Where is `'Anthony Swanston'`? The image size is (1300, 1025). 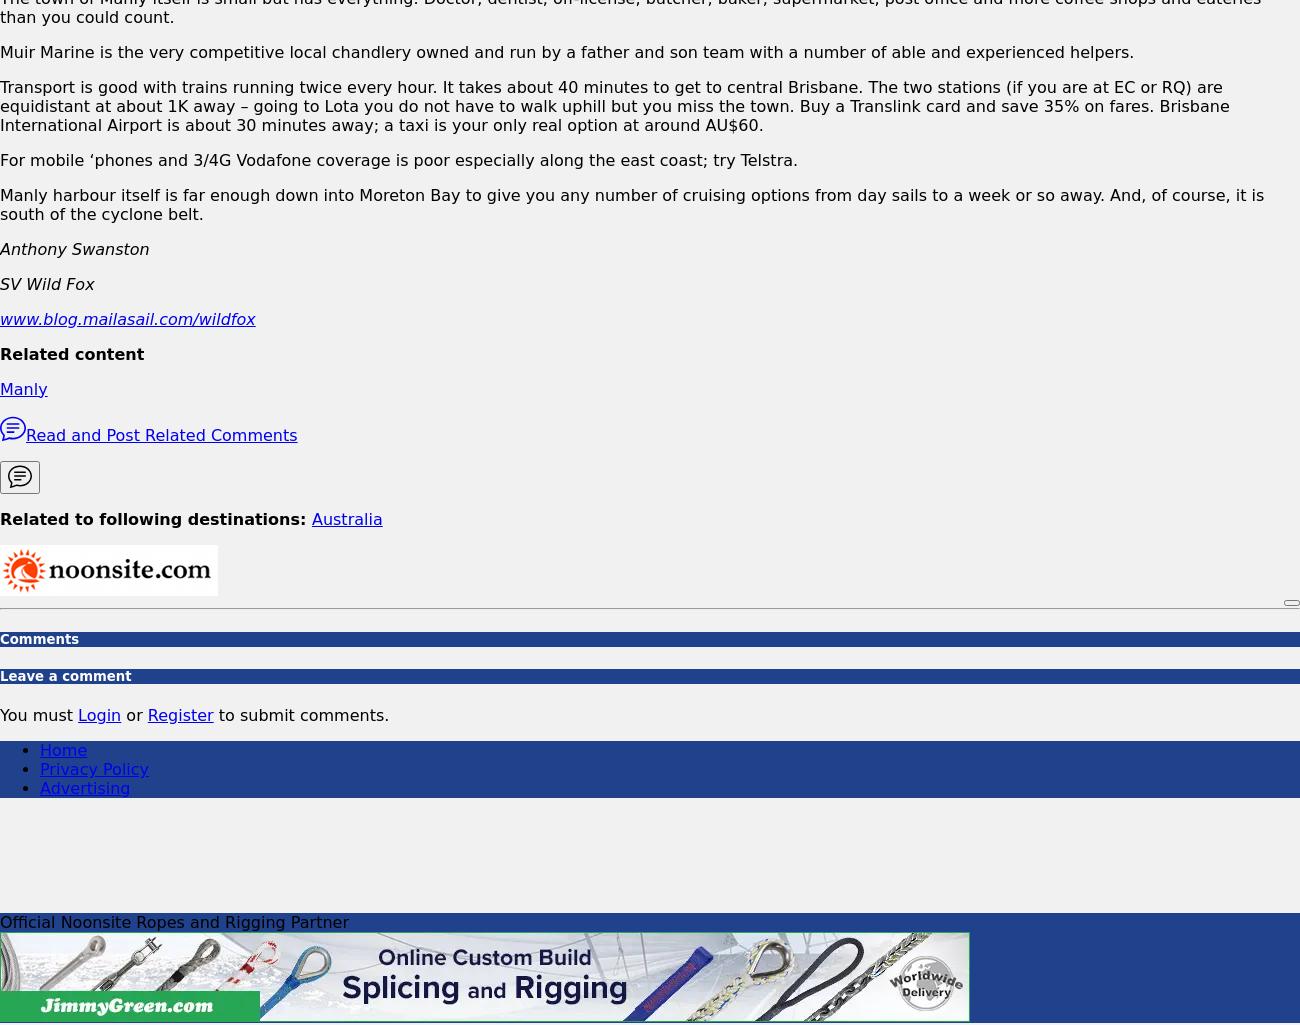 'Anthony Swanston' is located at coordinates (74, 247).